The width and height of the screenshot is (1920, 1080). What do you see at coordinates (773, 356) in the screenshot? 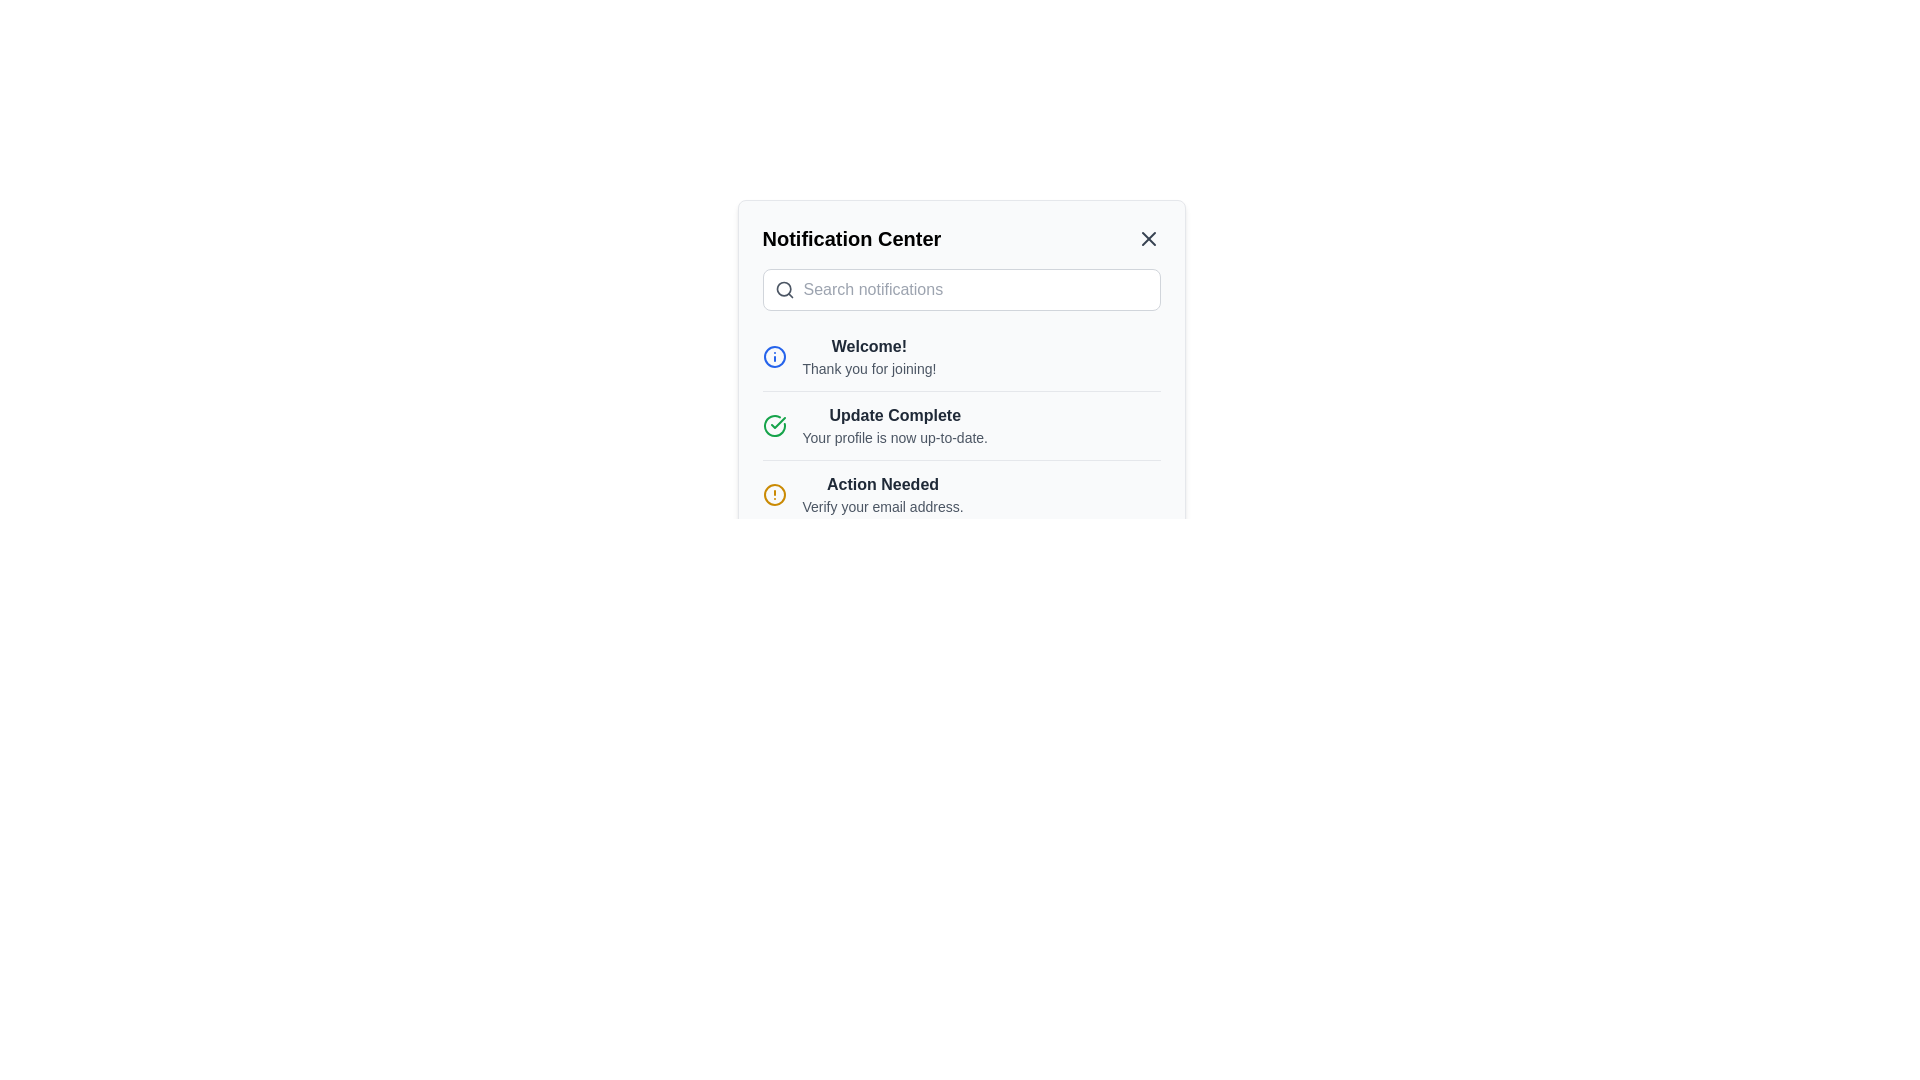
I see `the decorative SVG circle component that contributes to the appearance of an 'info' icon in the Notification Center` at bounding box center [773, 356].